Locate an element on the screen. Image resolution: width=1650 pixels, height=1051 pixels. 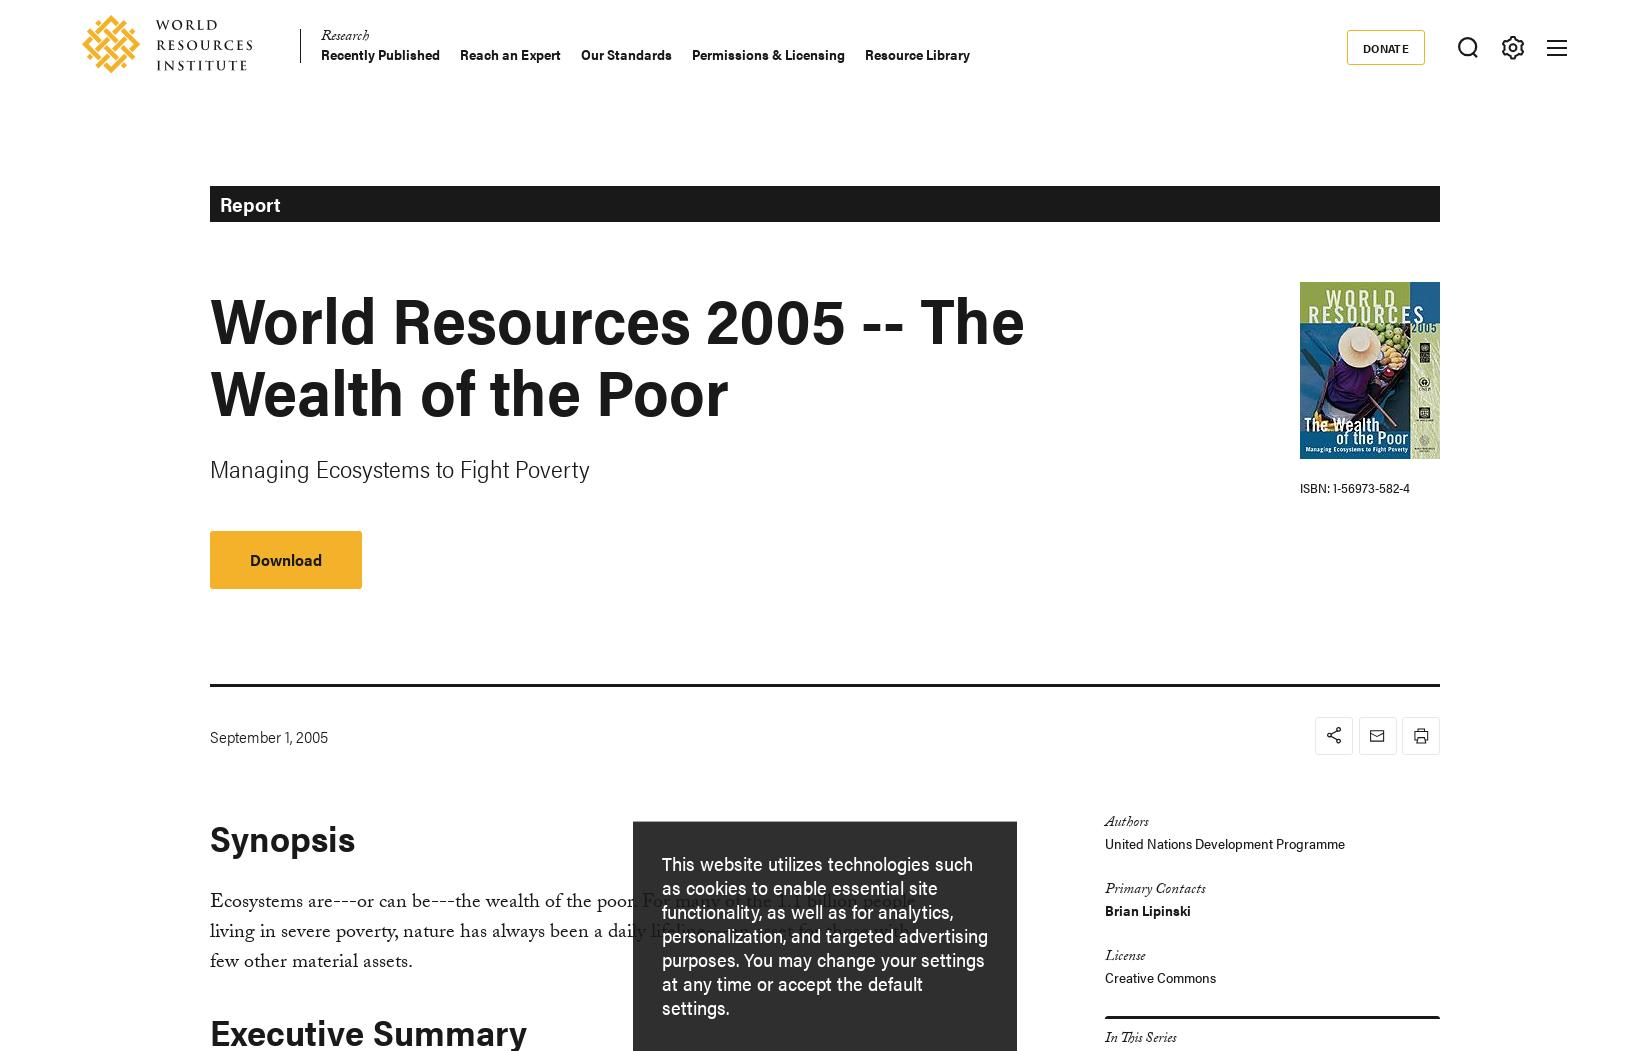
'Data' is located at coordinates (106, 351).